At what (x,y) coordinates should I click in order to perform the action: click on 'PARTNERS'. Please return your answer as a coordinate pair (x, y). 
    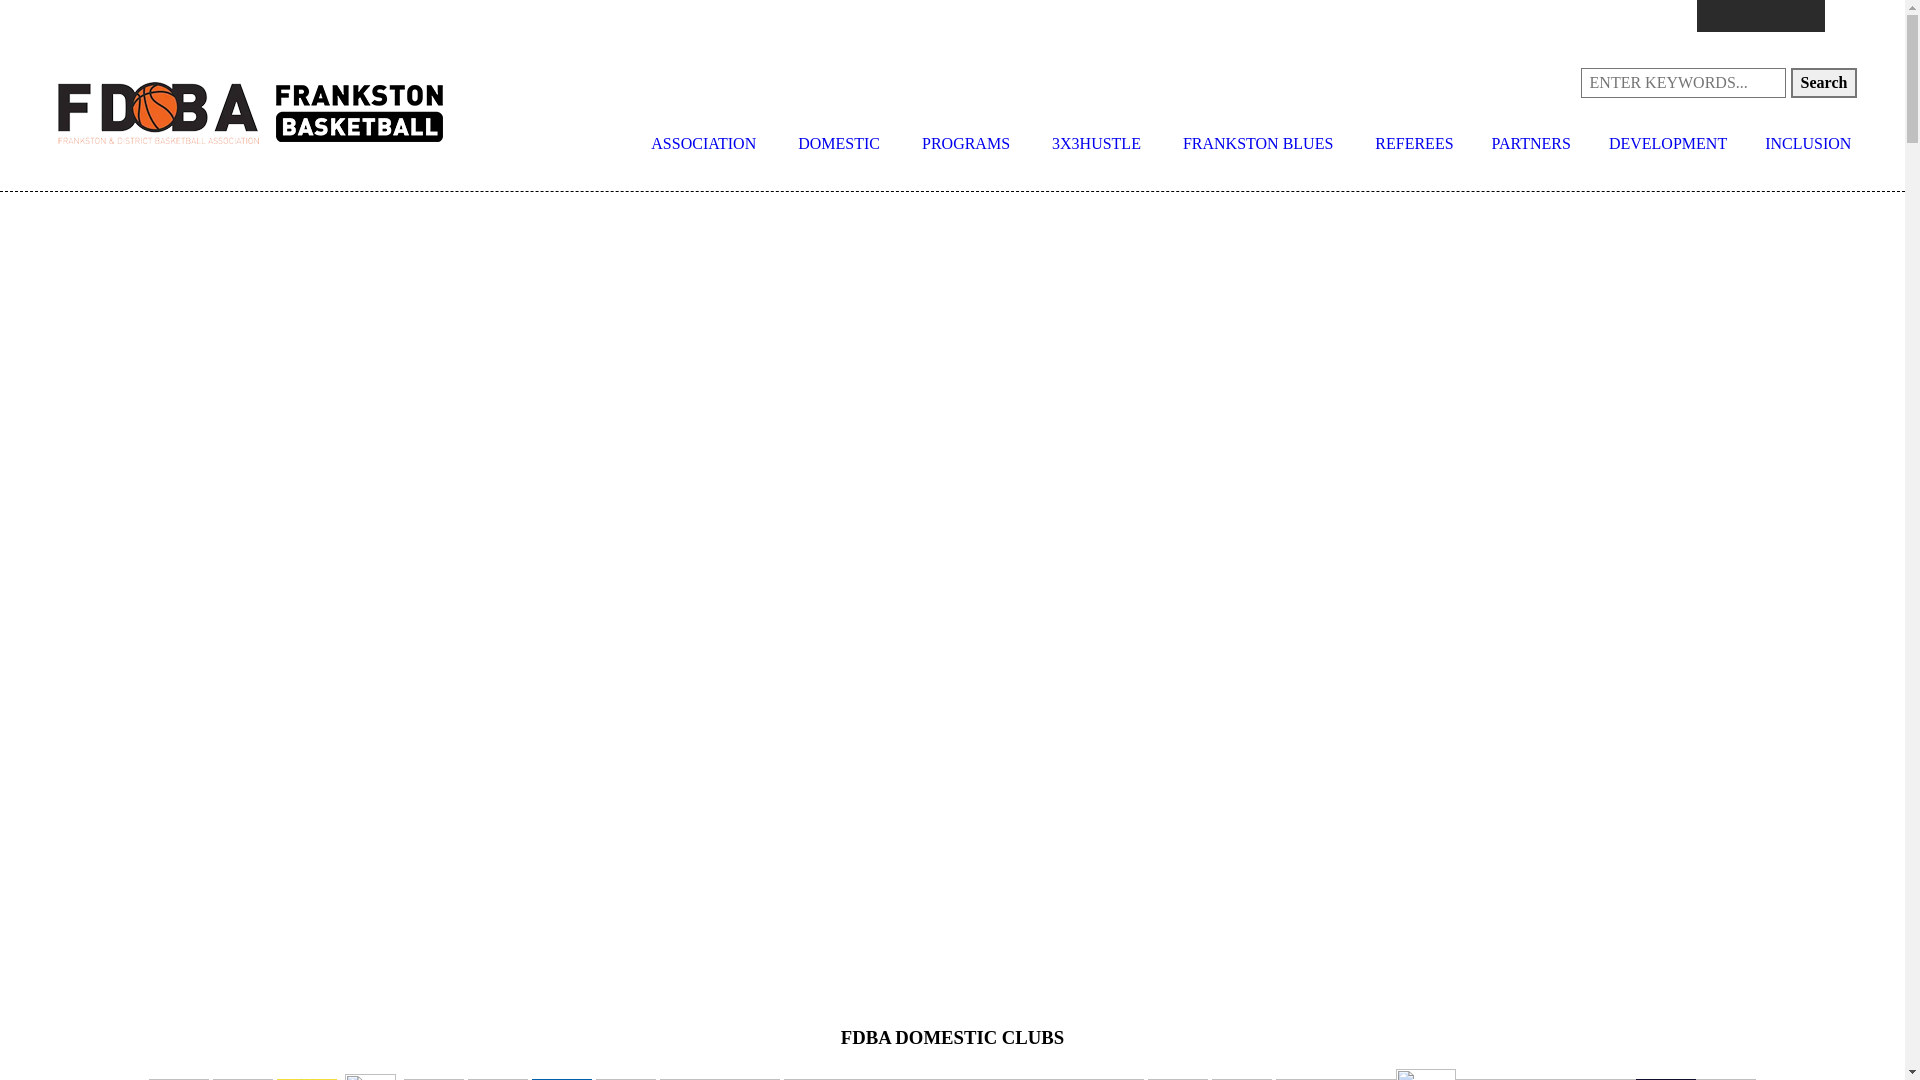
    Looking at the image, I should click on (1486, 142).